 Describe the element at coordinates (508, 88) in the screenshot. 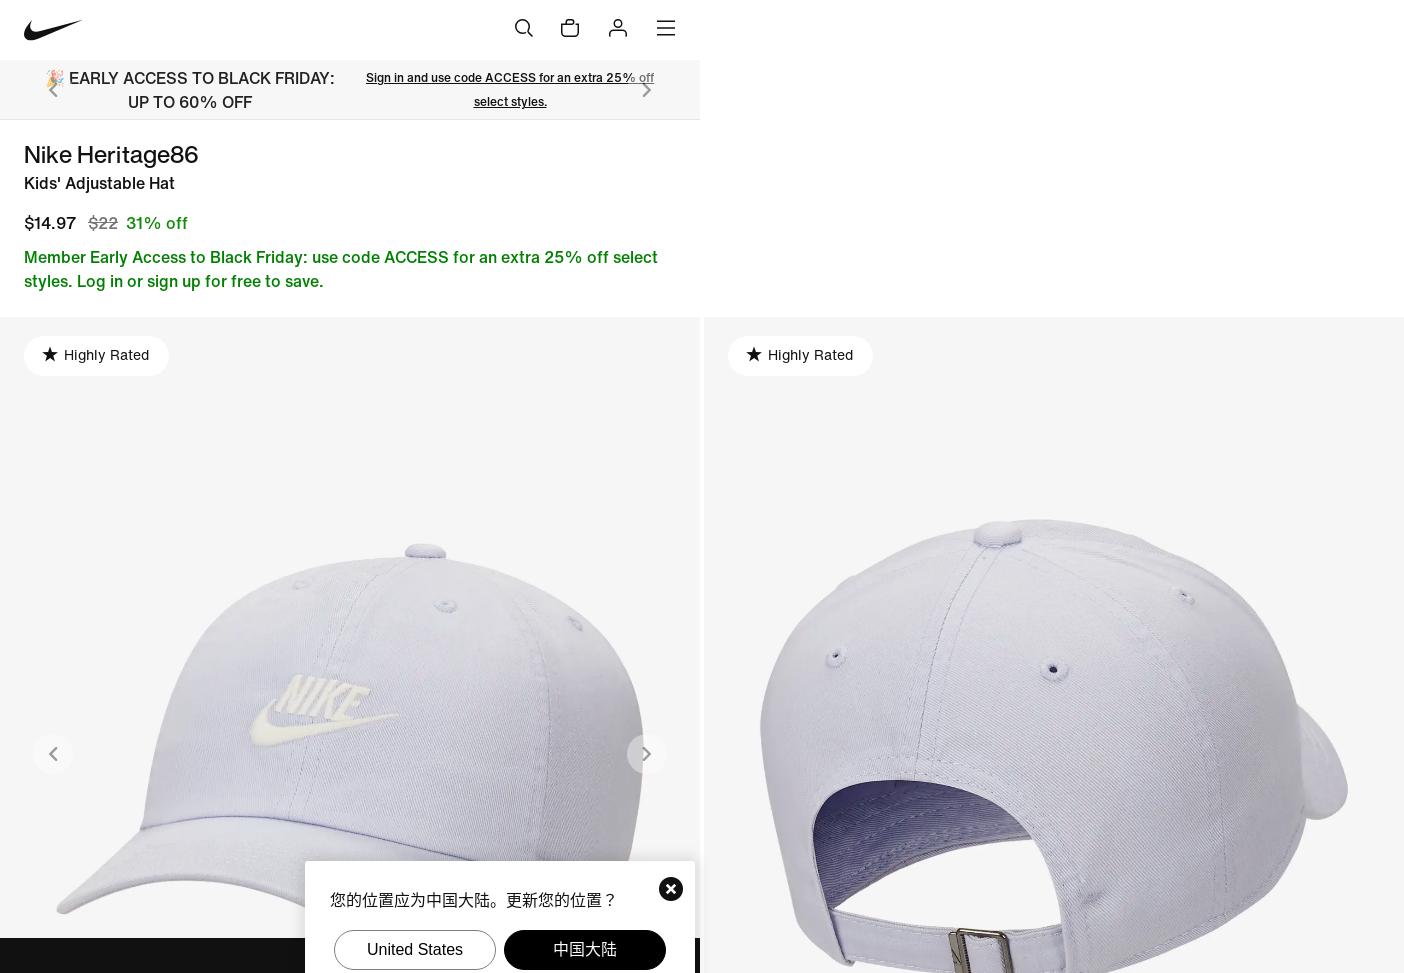

I see `'Sign in and use code ACCESS for an extra 25% off select styles.'` at that location.